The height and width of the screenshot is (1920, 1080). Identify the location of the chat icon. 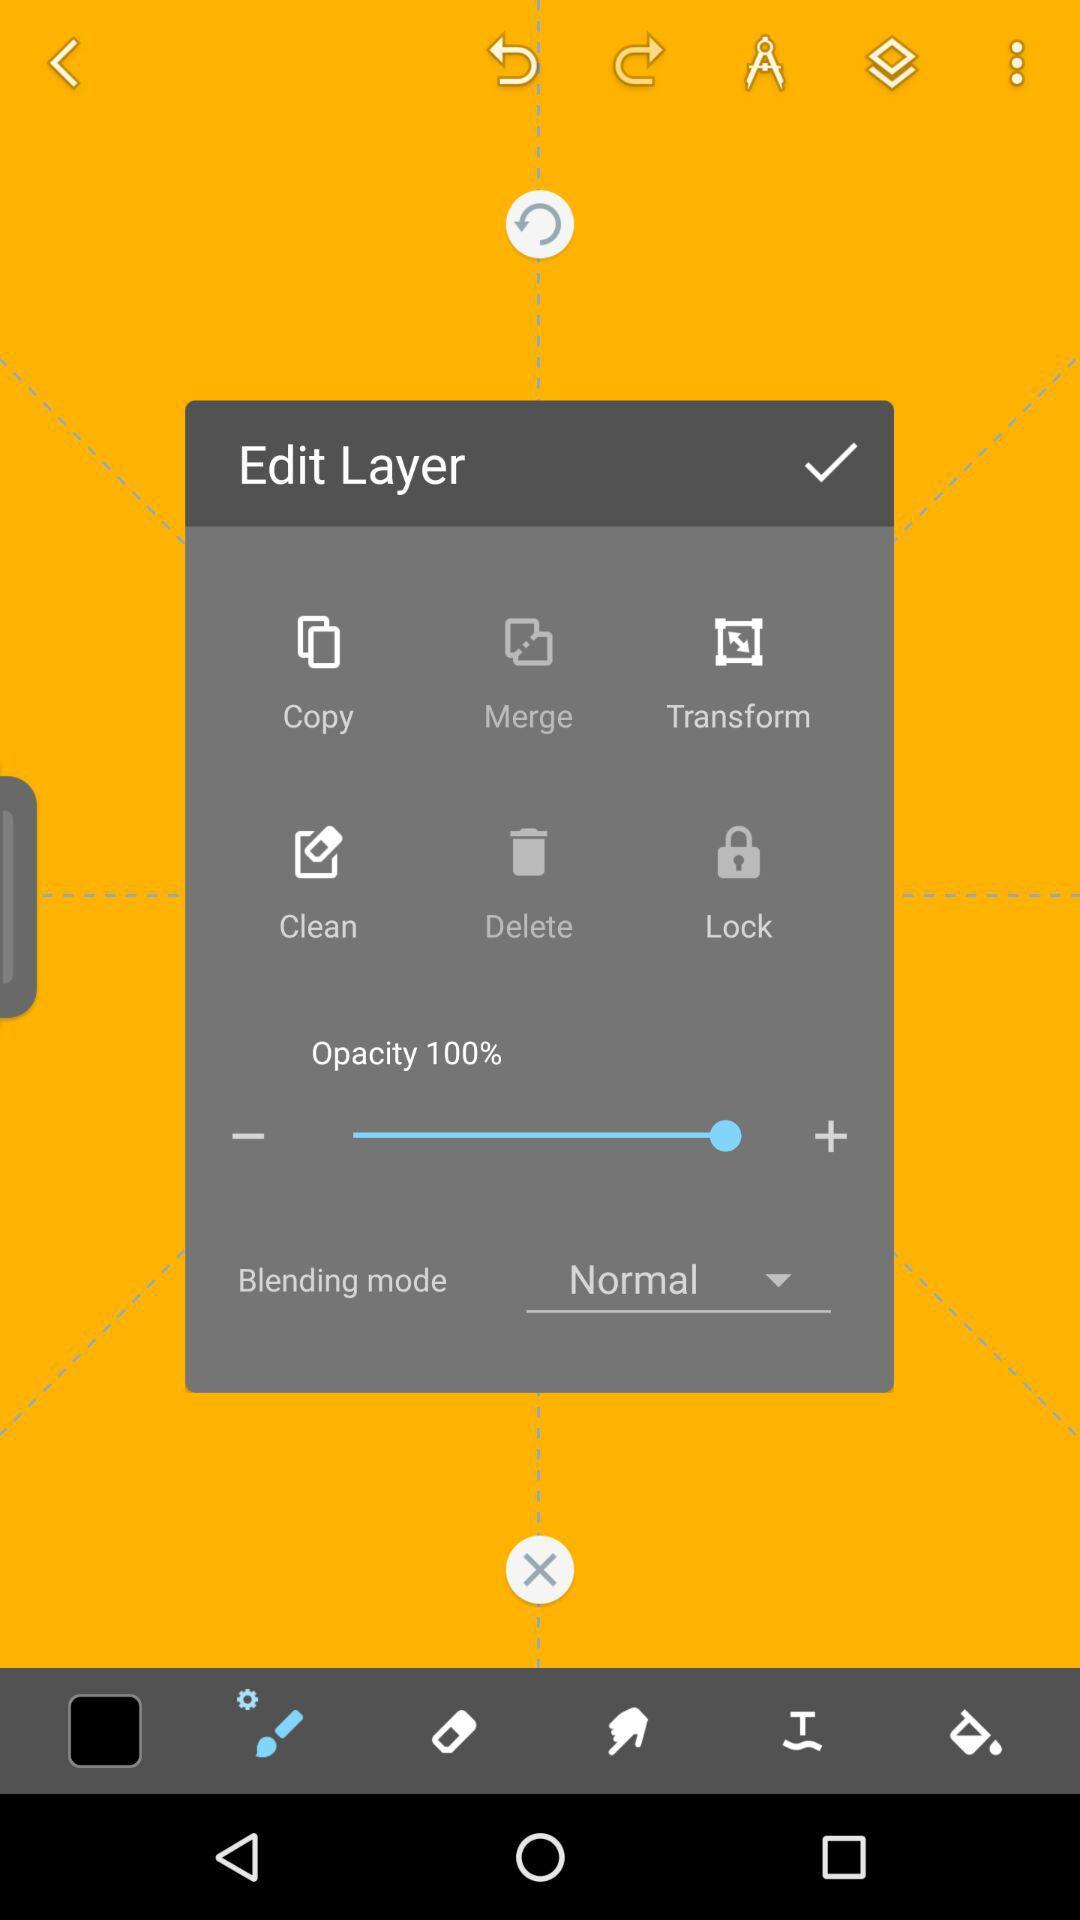
(626, 1730).